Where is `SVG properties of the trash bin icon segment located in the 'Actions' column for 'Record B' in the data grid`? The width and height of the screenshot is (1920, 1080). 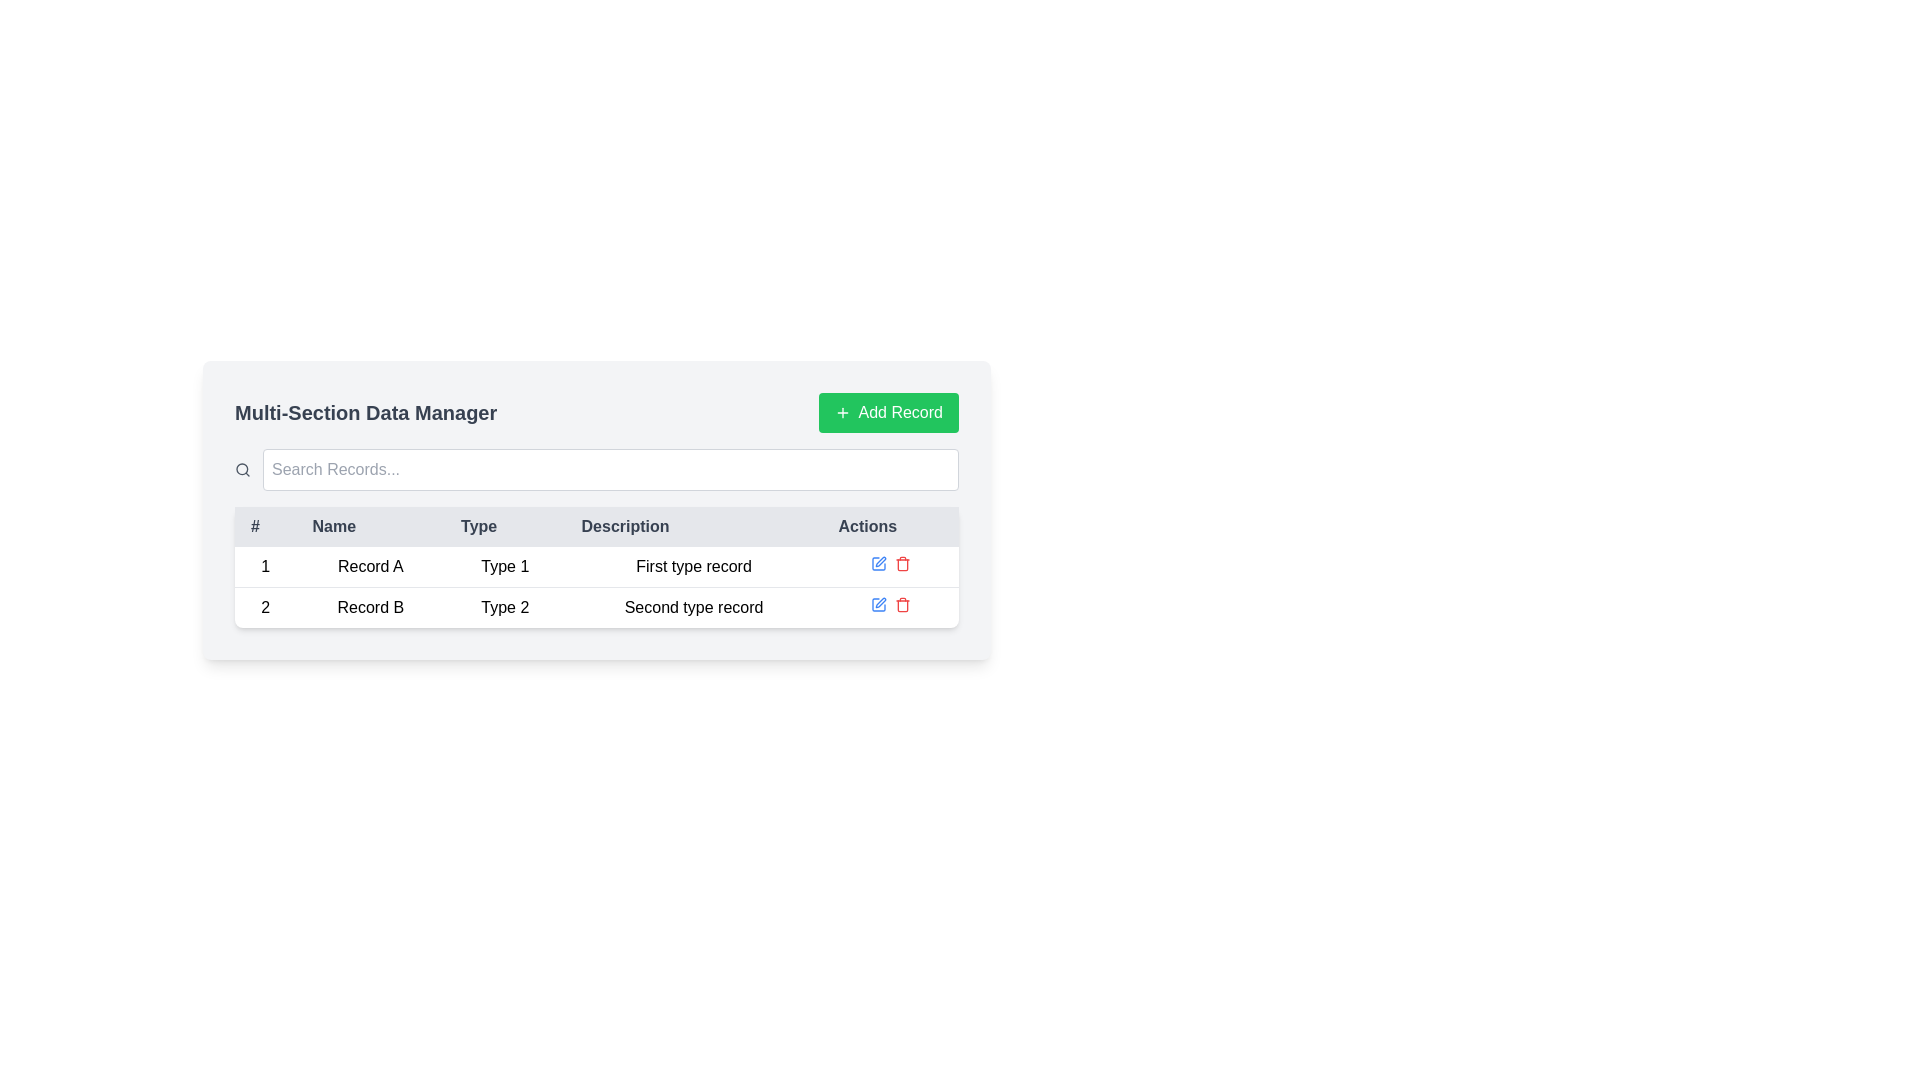 SVG properties of the trash bin icon segment located in the 'Actions' column for 'Record B' in the data grid is located at coordinates (901, 605).